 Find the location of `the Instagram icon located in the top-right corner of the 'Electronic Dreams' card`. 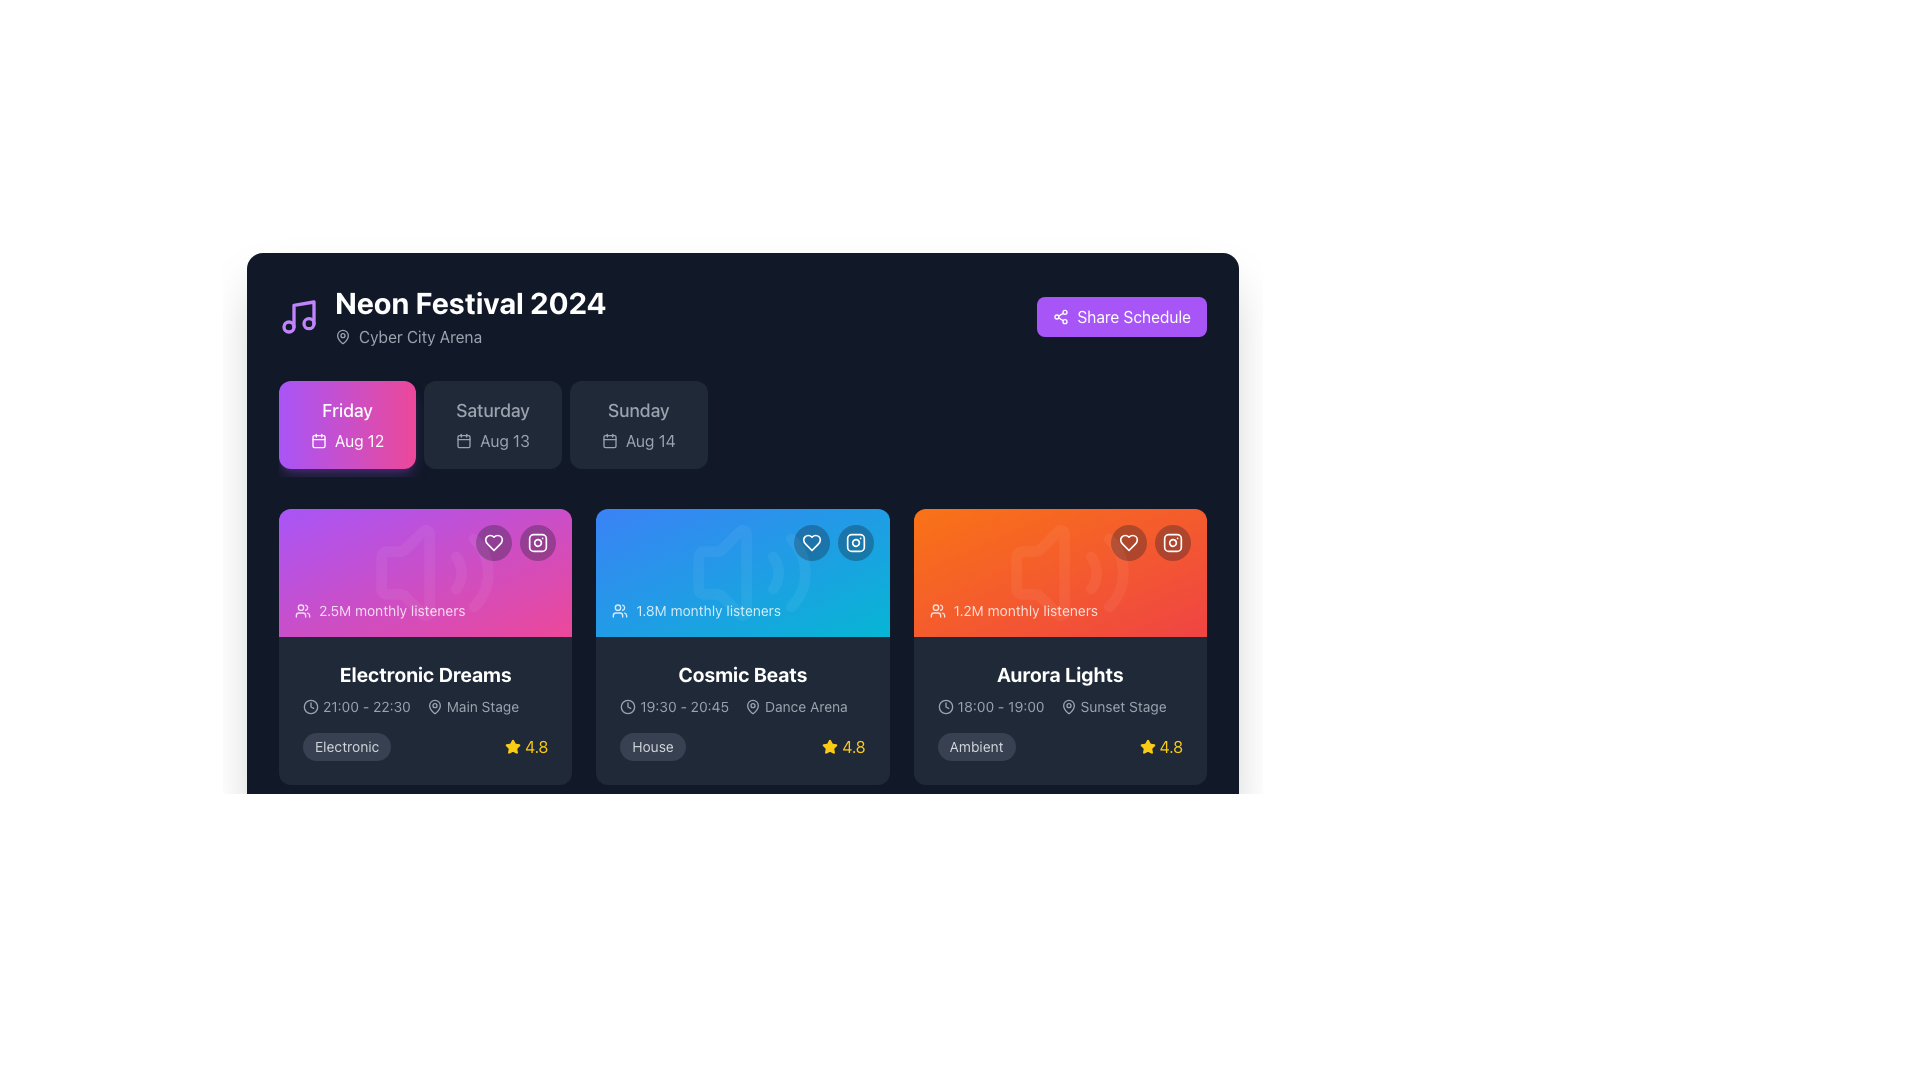

the Instagram icon located in the top-right corner of the 'Electronic Dreams' card is located at coordinates (538, 543).